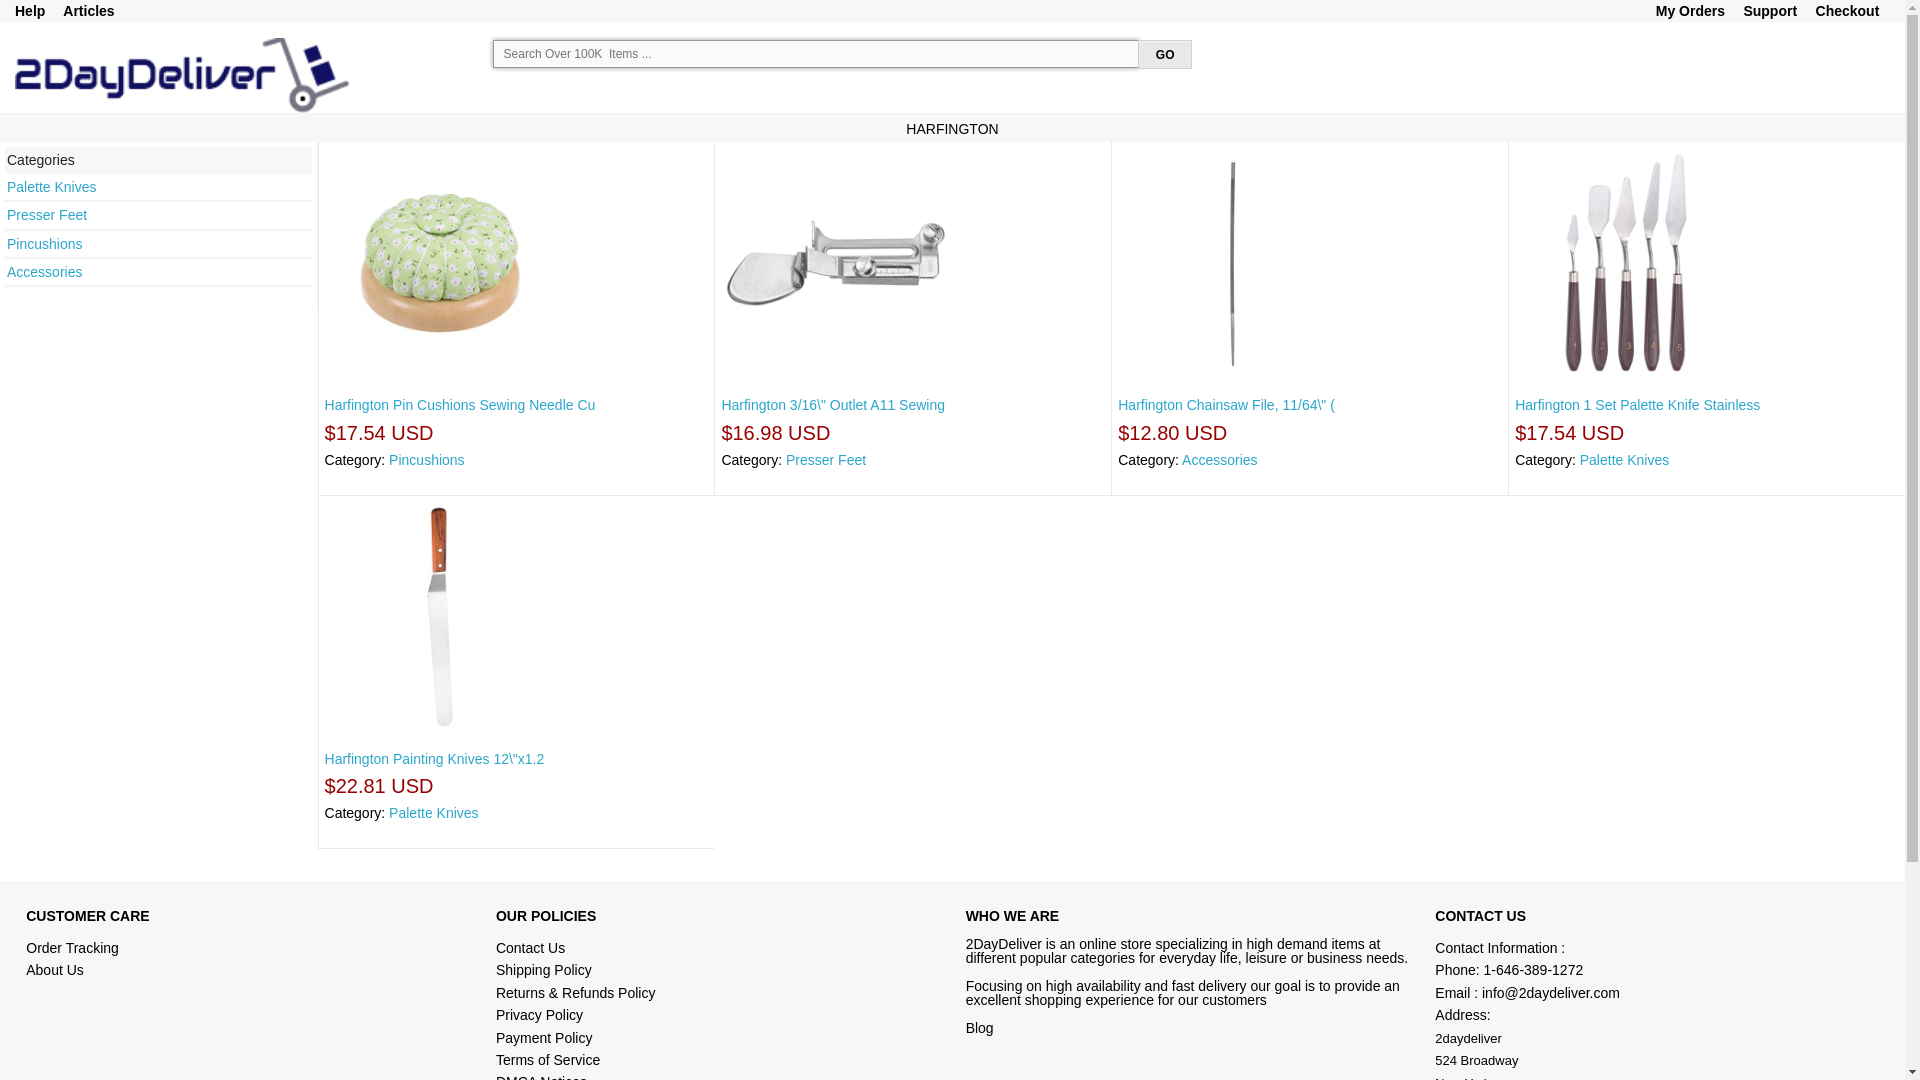 The height and width of the screenshot is (1080, 1920). What do you see at coordinates (426, 459) in the screenshot?
I see `'Pincushions'` at bounding box center [426, 459].